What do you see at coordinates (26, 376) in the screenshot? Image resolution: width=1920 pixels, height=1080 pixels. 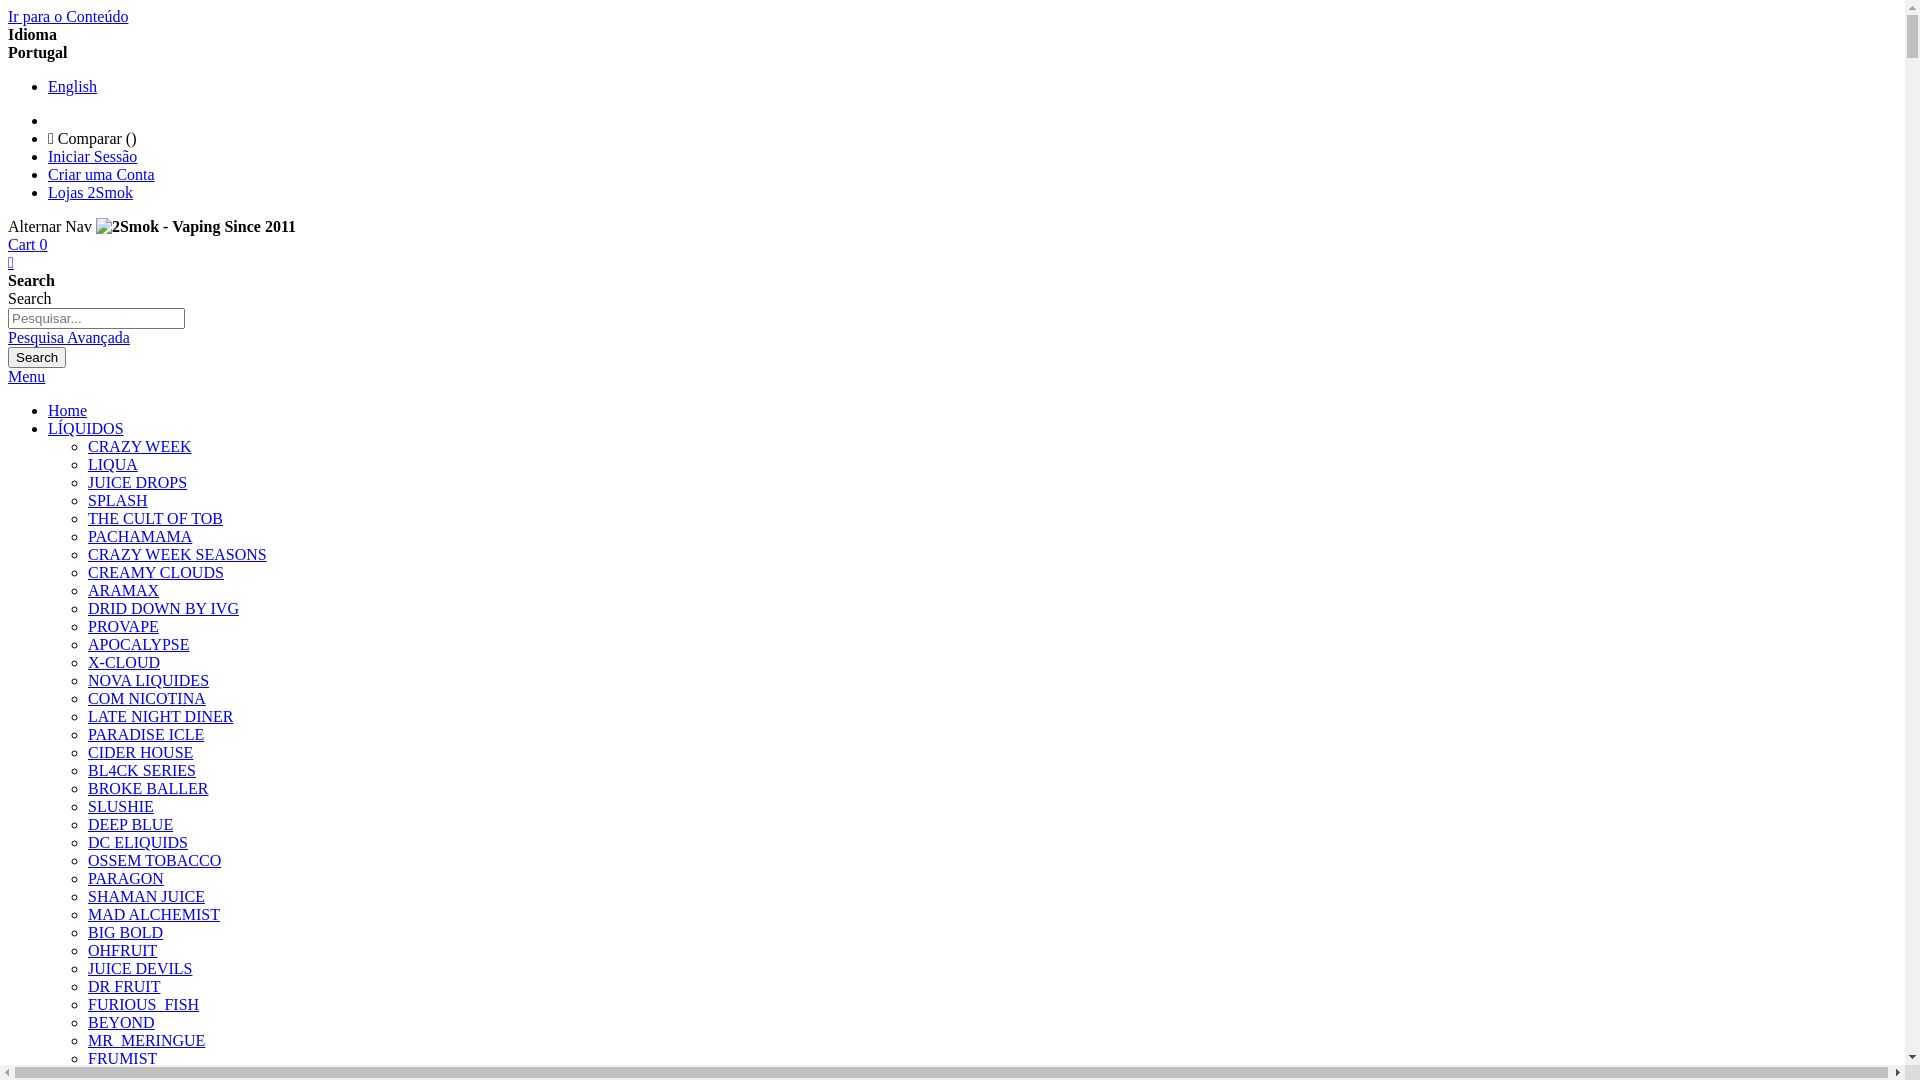 I see `'Menu'` at bounding box center [26, 376].